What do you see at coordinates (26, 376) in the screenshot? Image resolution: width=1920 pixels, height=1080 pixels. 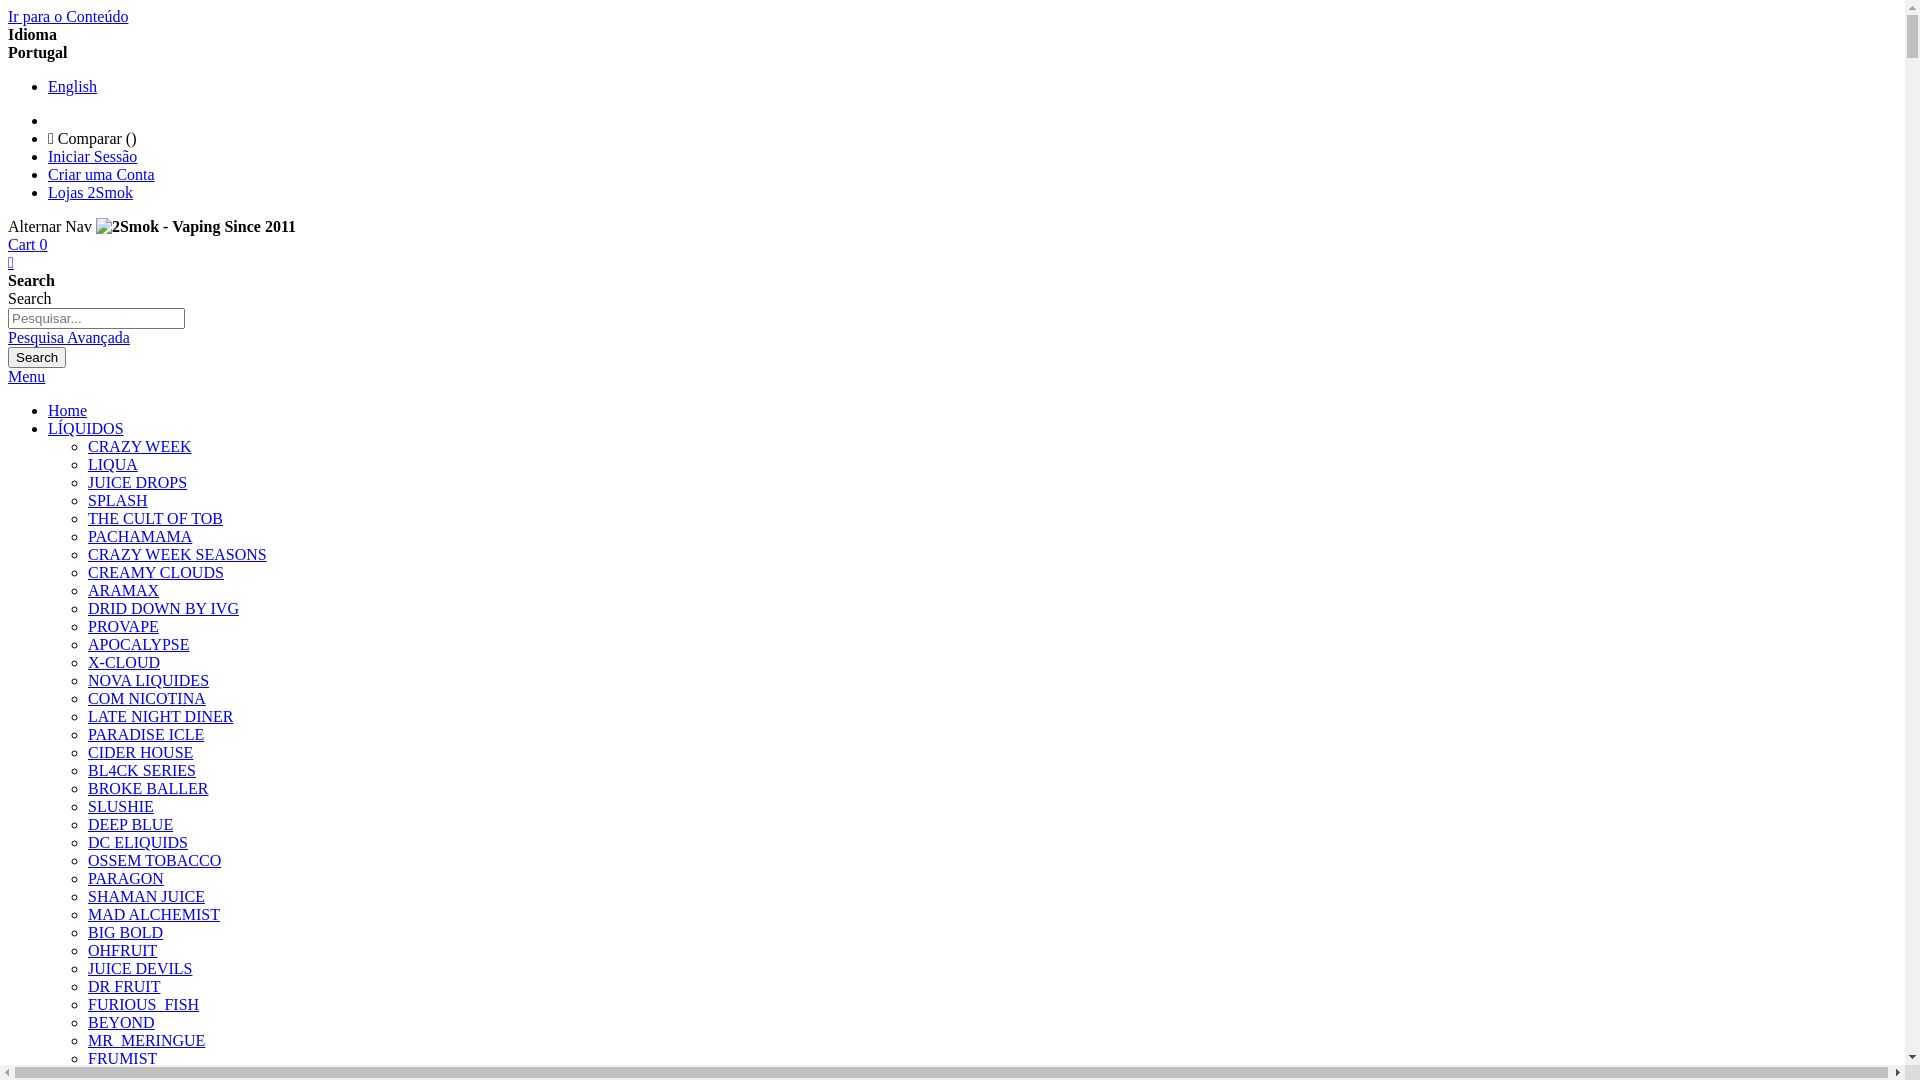 I see `'Menu'` at bounding box center [26, 376].